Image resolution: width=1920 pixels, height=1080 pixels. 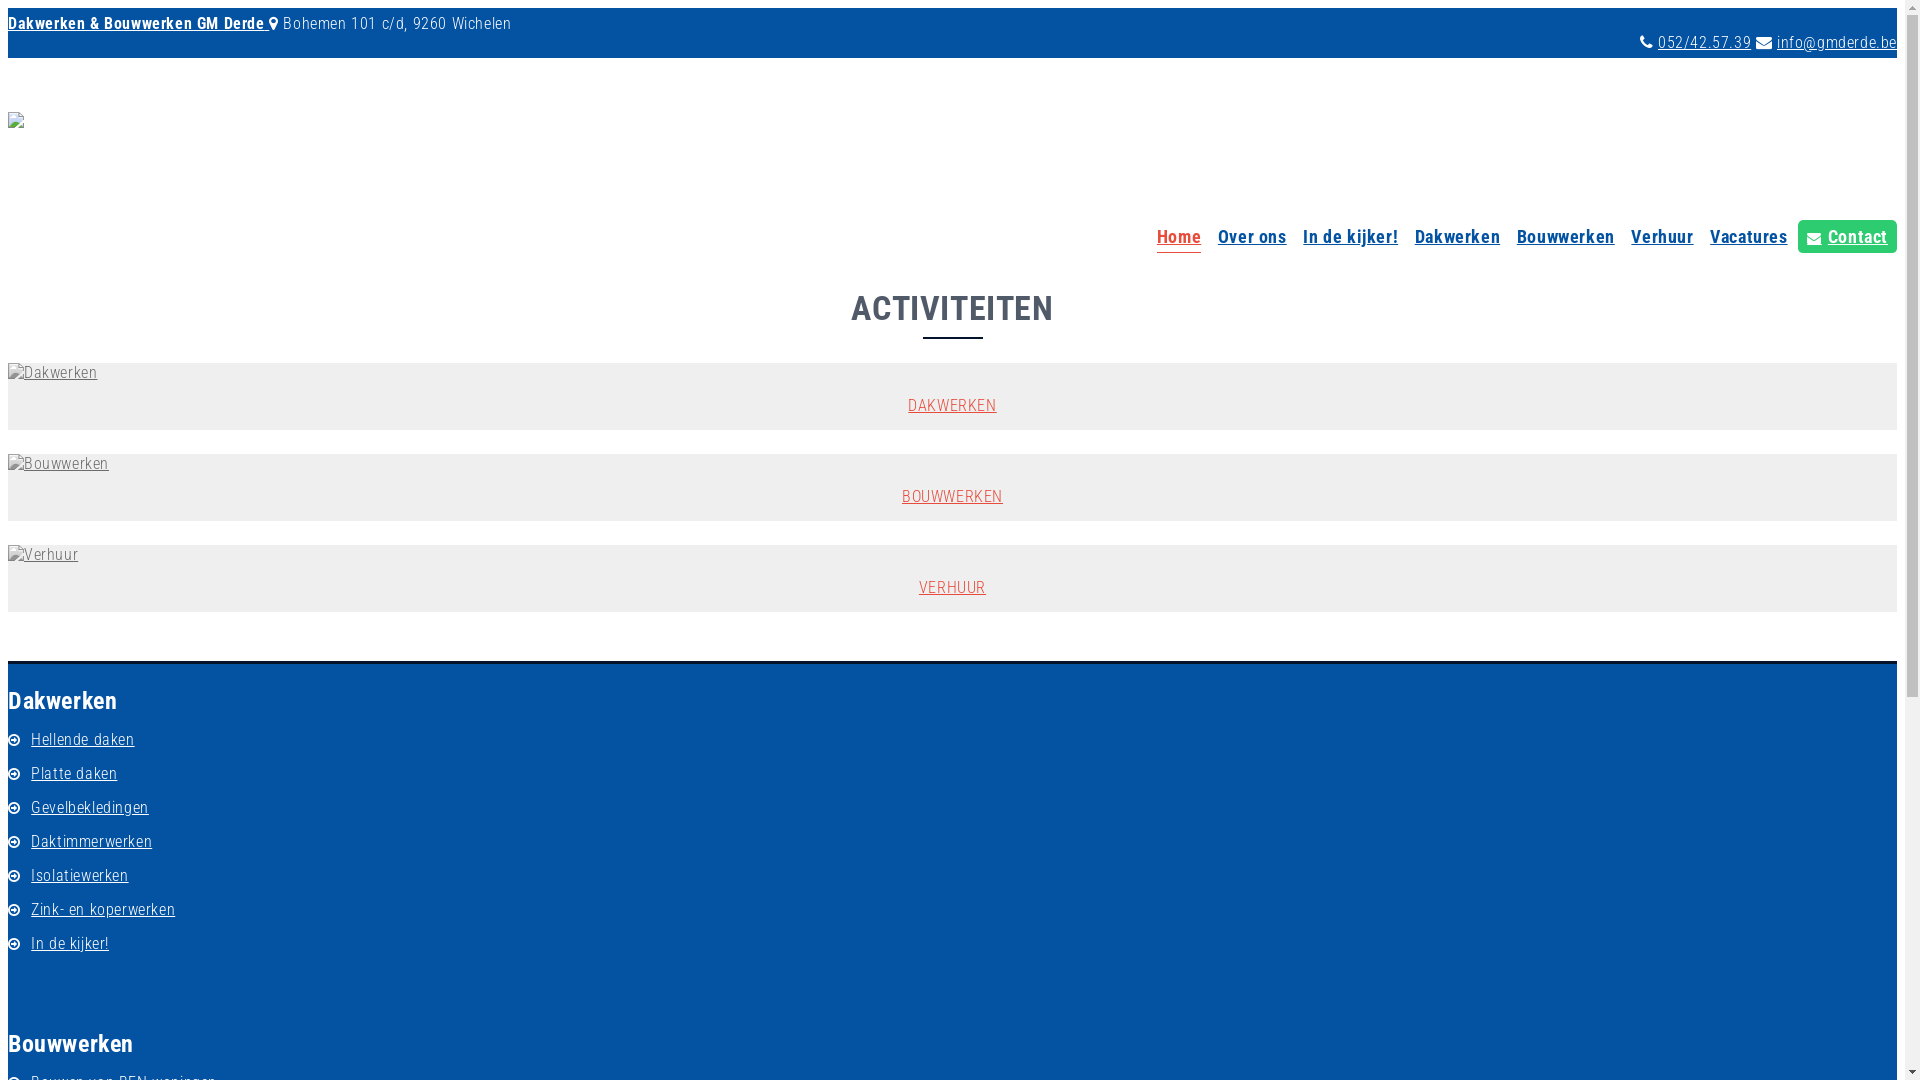 I want to click on 'Home', so click(x=1179, y=238).